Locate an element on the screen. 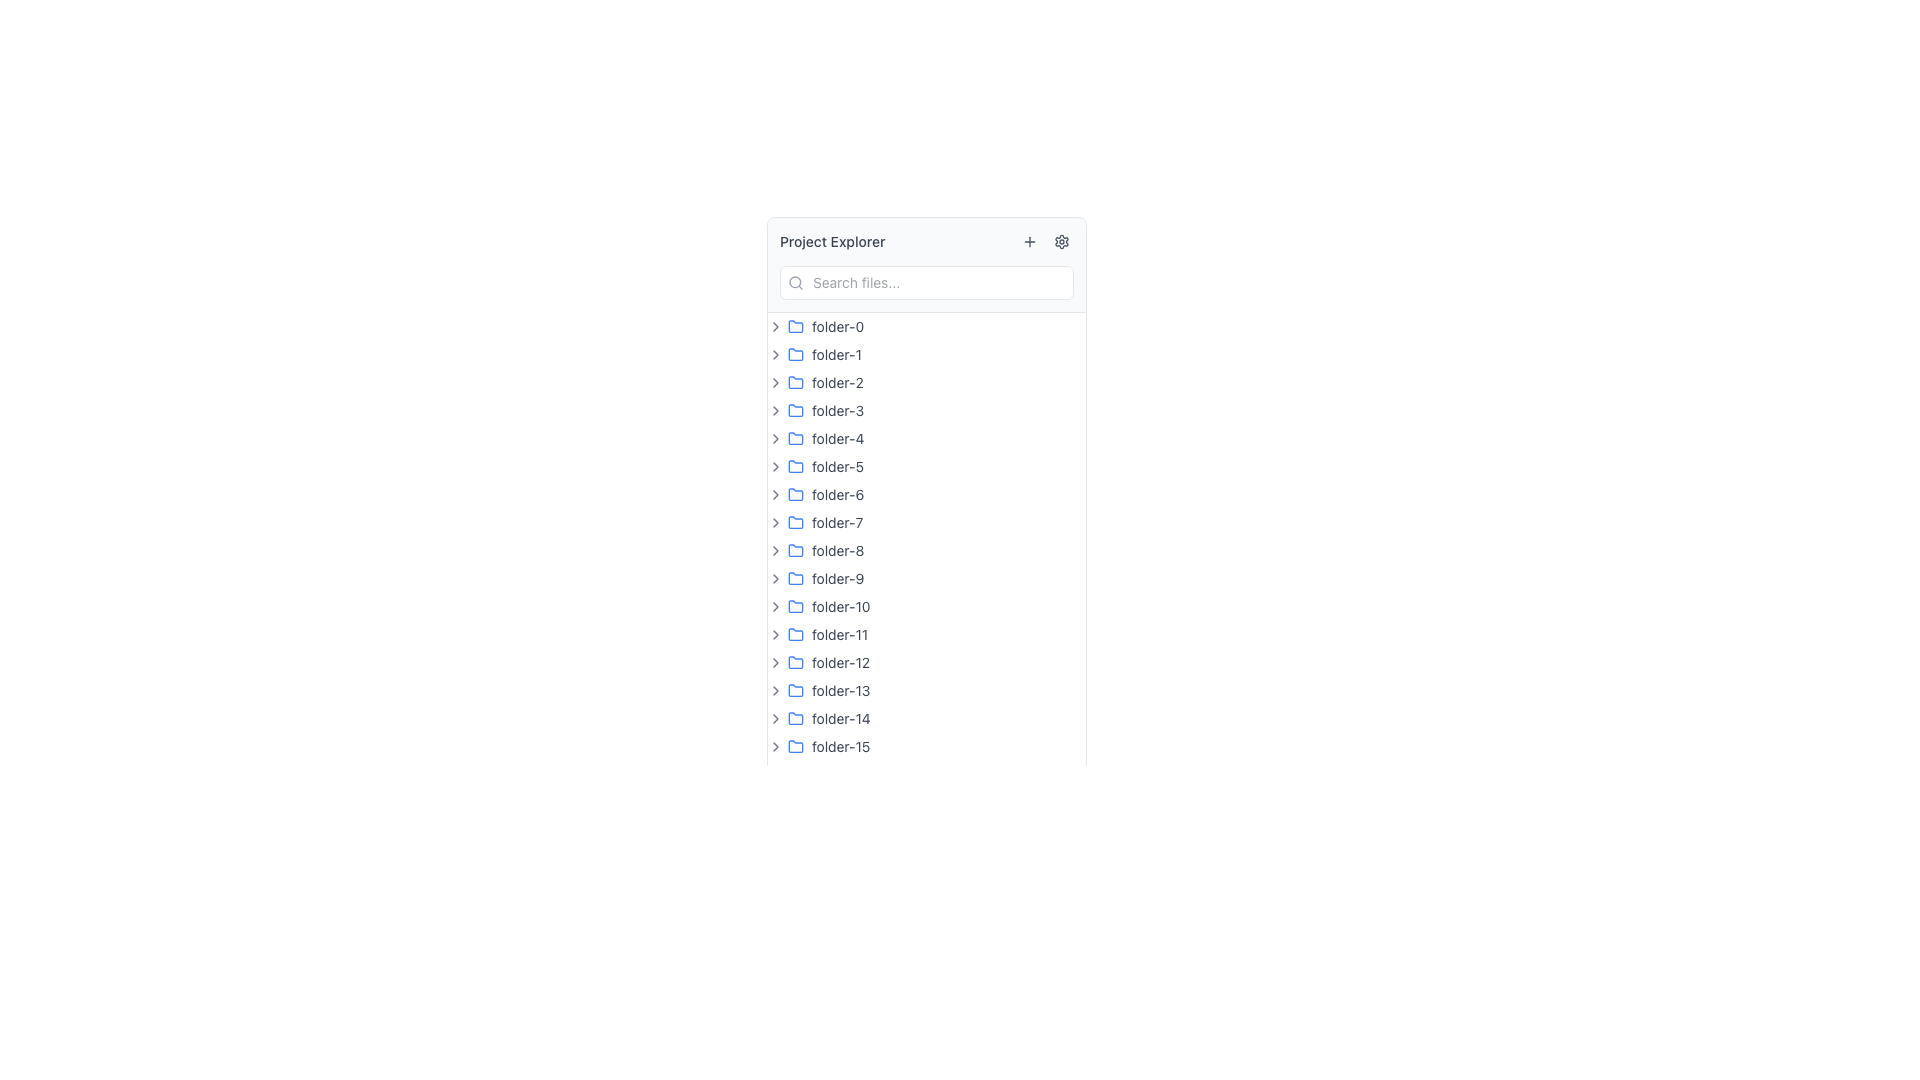 This screenshot has width=1920, height=1080. the rightward-pointing arrow icon (expansion toggle) located to the left of the folder icon for 'folder-0' is located at coordinates (775, 326).